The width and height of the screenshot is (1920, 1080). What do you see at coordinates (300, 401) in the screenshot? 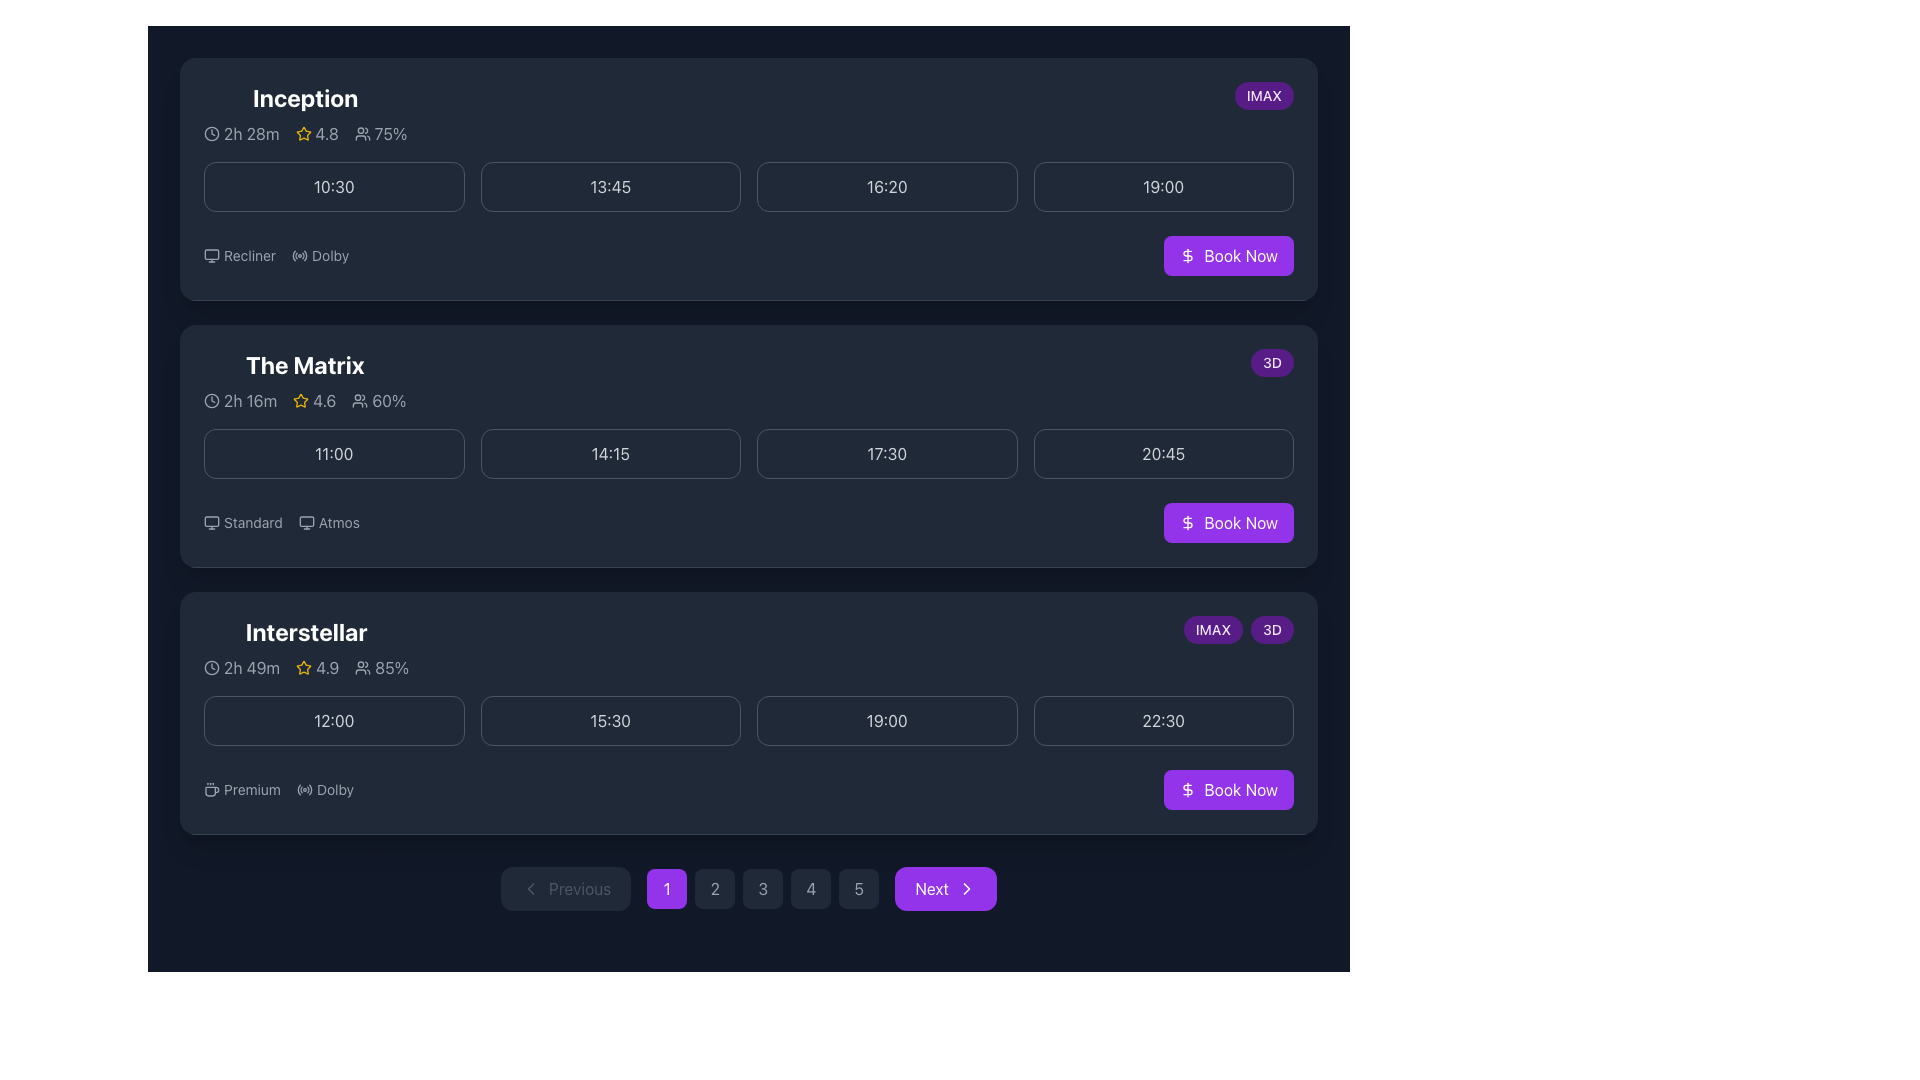
I see `the yellow star-shaped icon representing a rating component for the movie 'The Matrix', located next to the numeric rating value '4.6'` at bounding box center [300, 401].